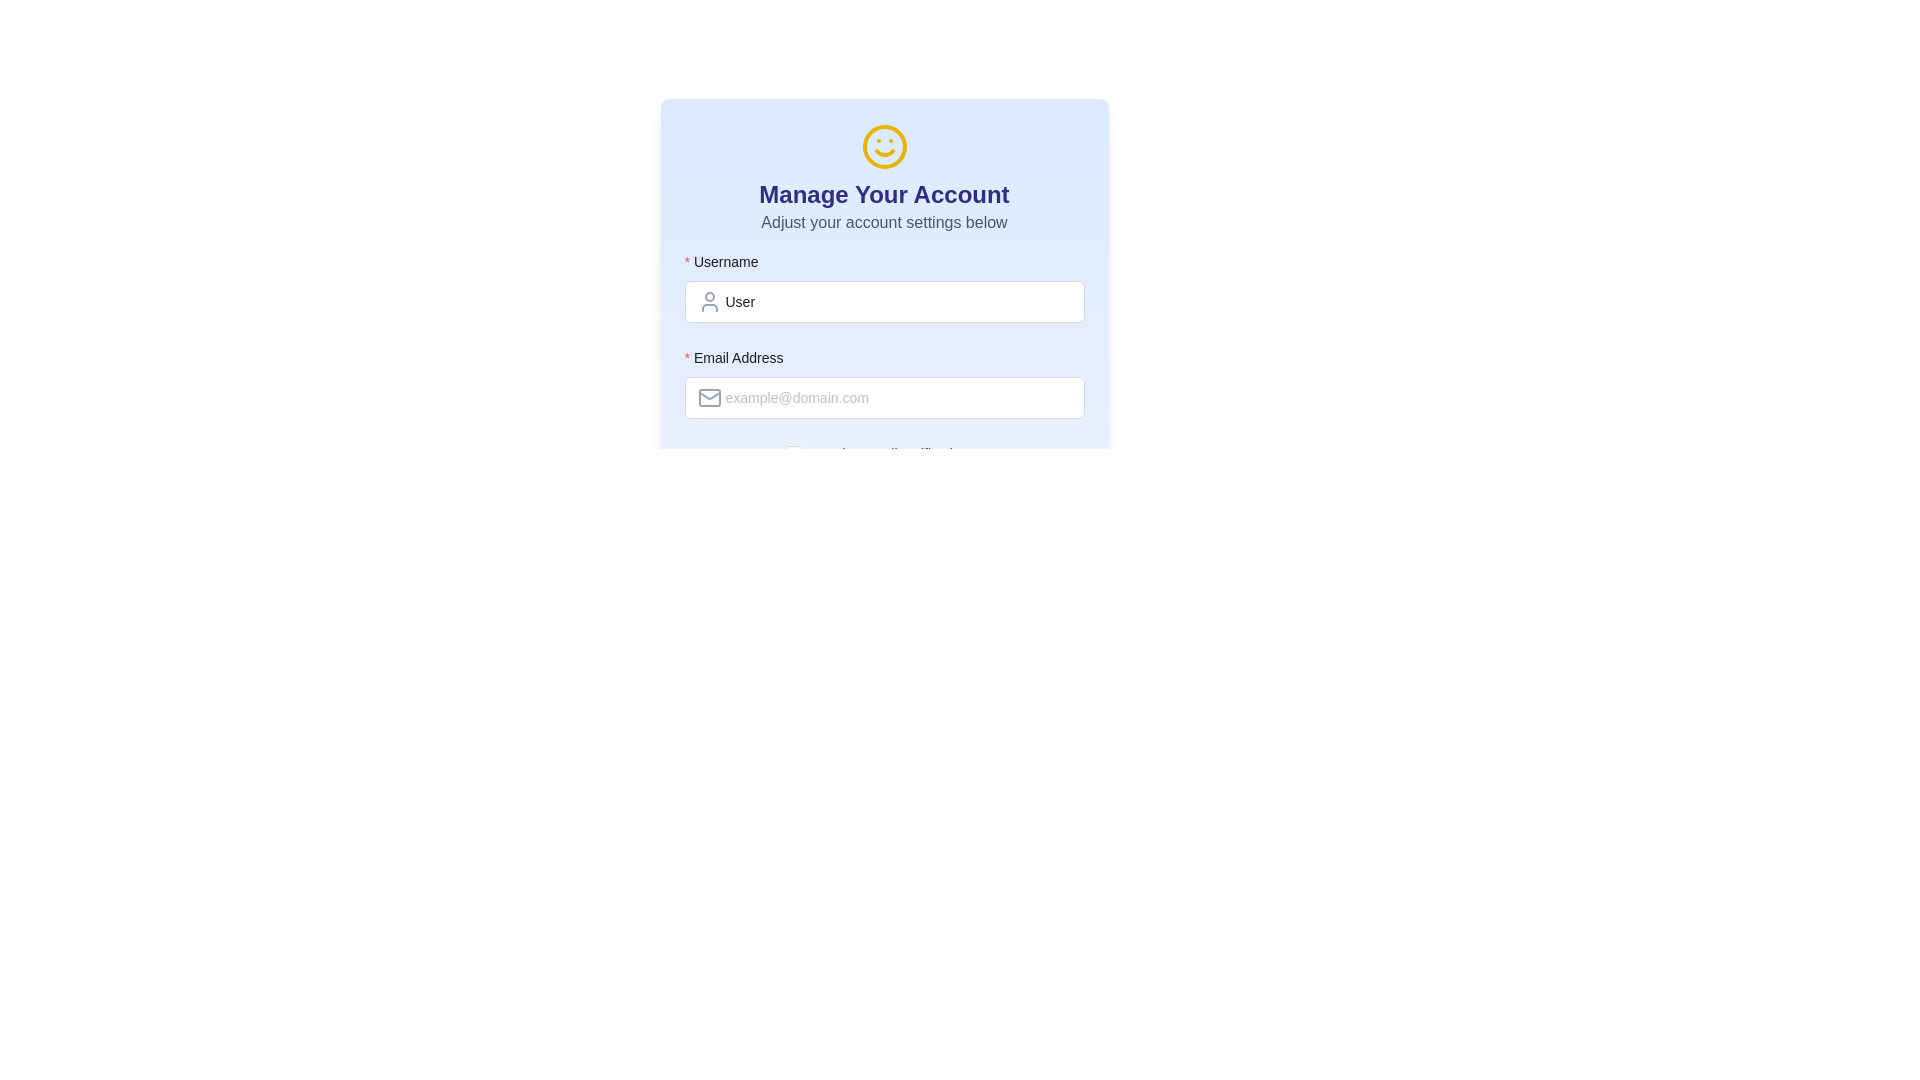 The width and height of the screenshot is (1920, 1080). I want to click on the static text label that describes the email input field located just above it in the form layout, so click(739, 357).